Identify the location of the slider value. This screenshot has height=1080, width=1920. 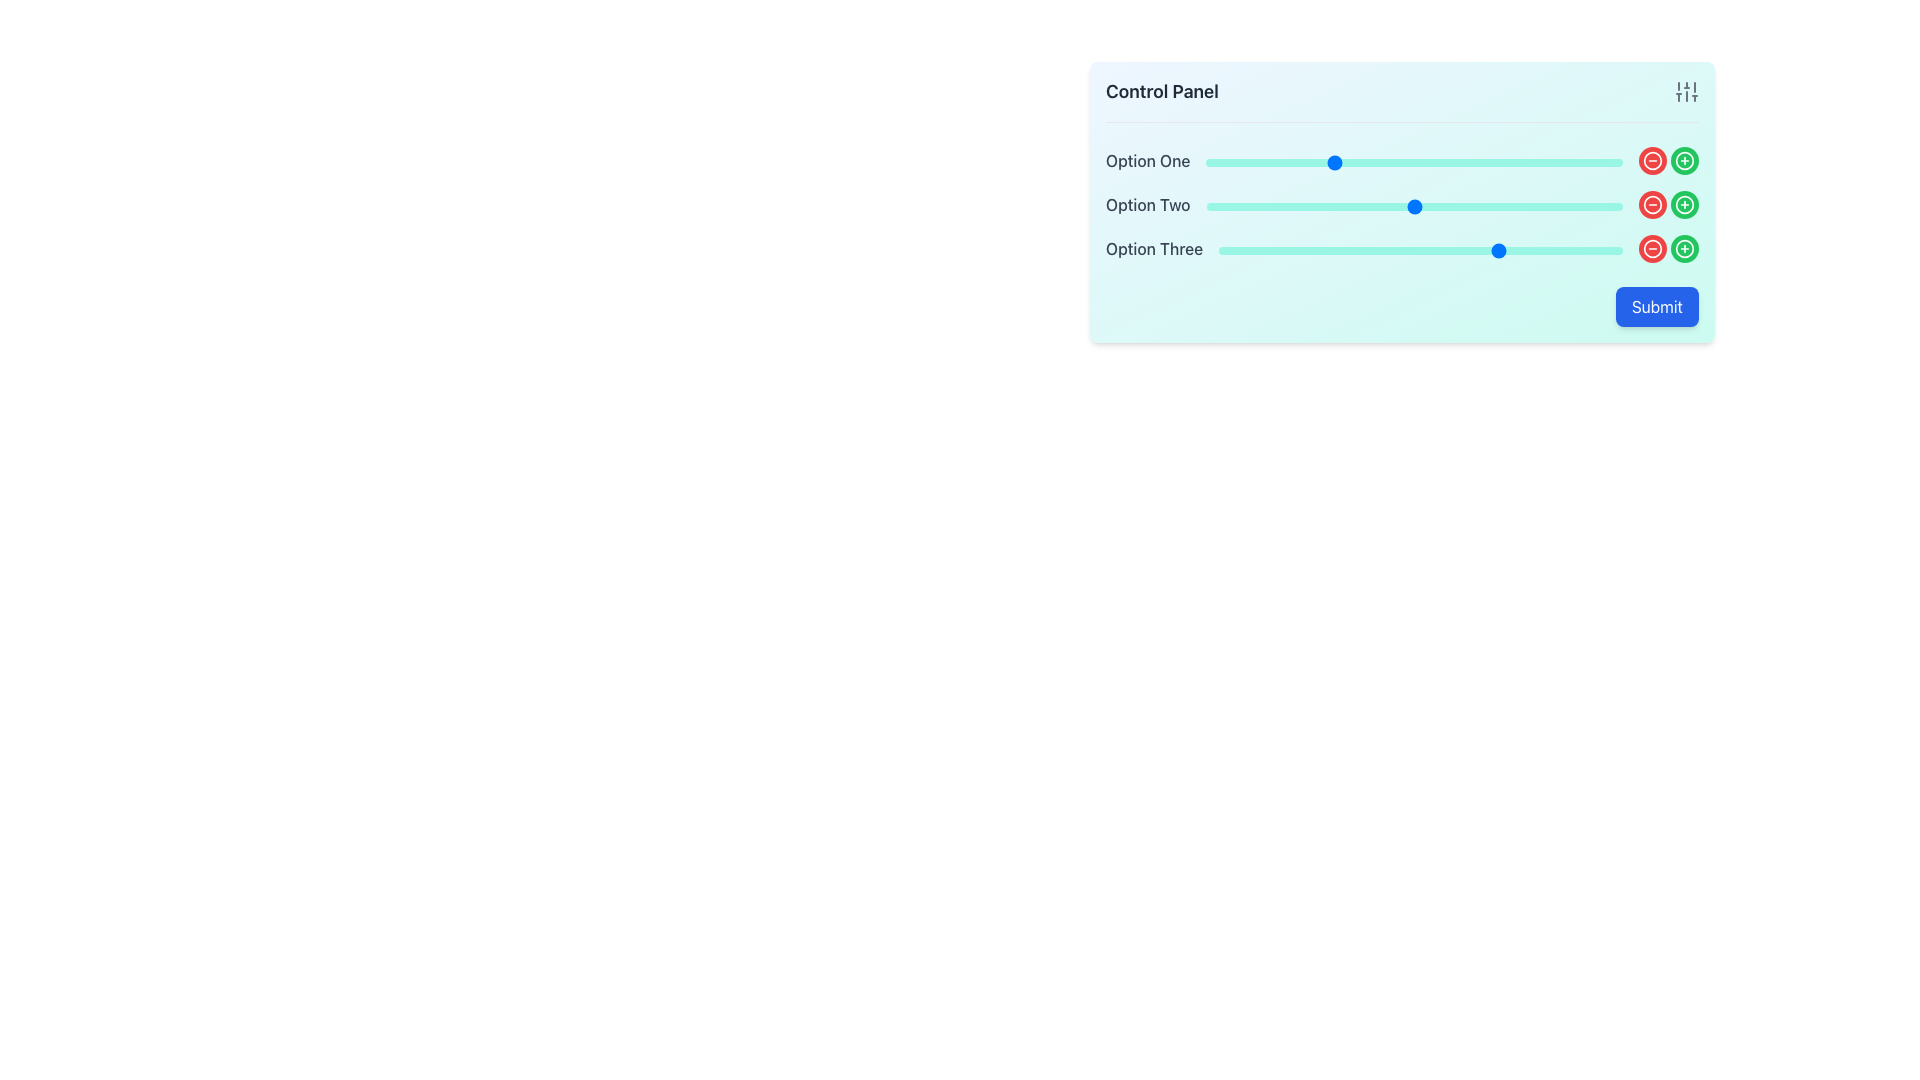
(1602, 249).